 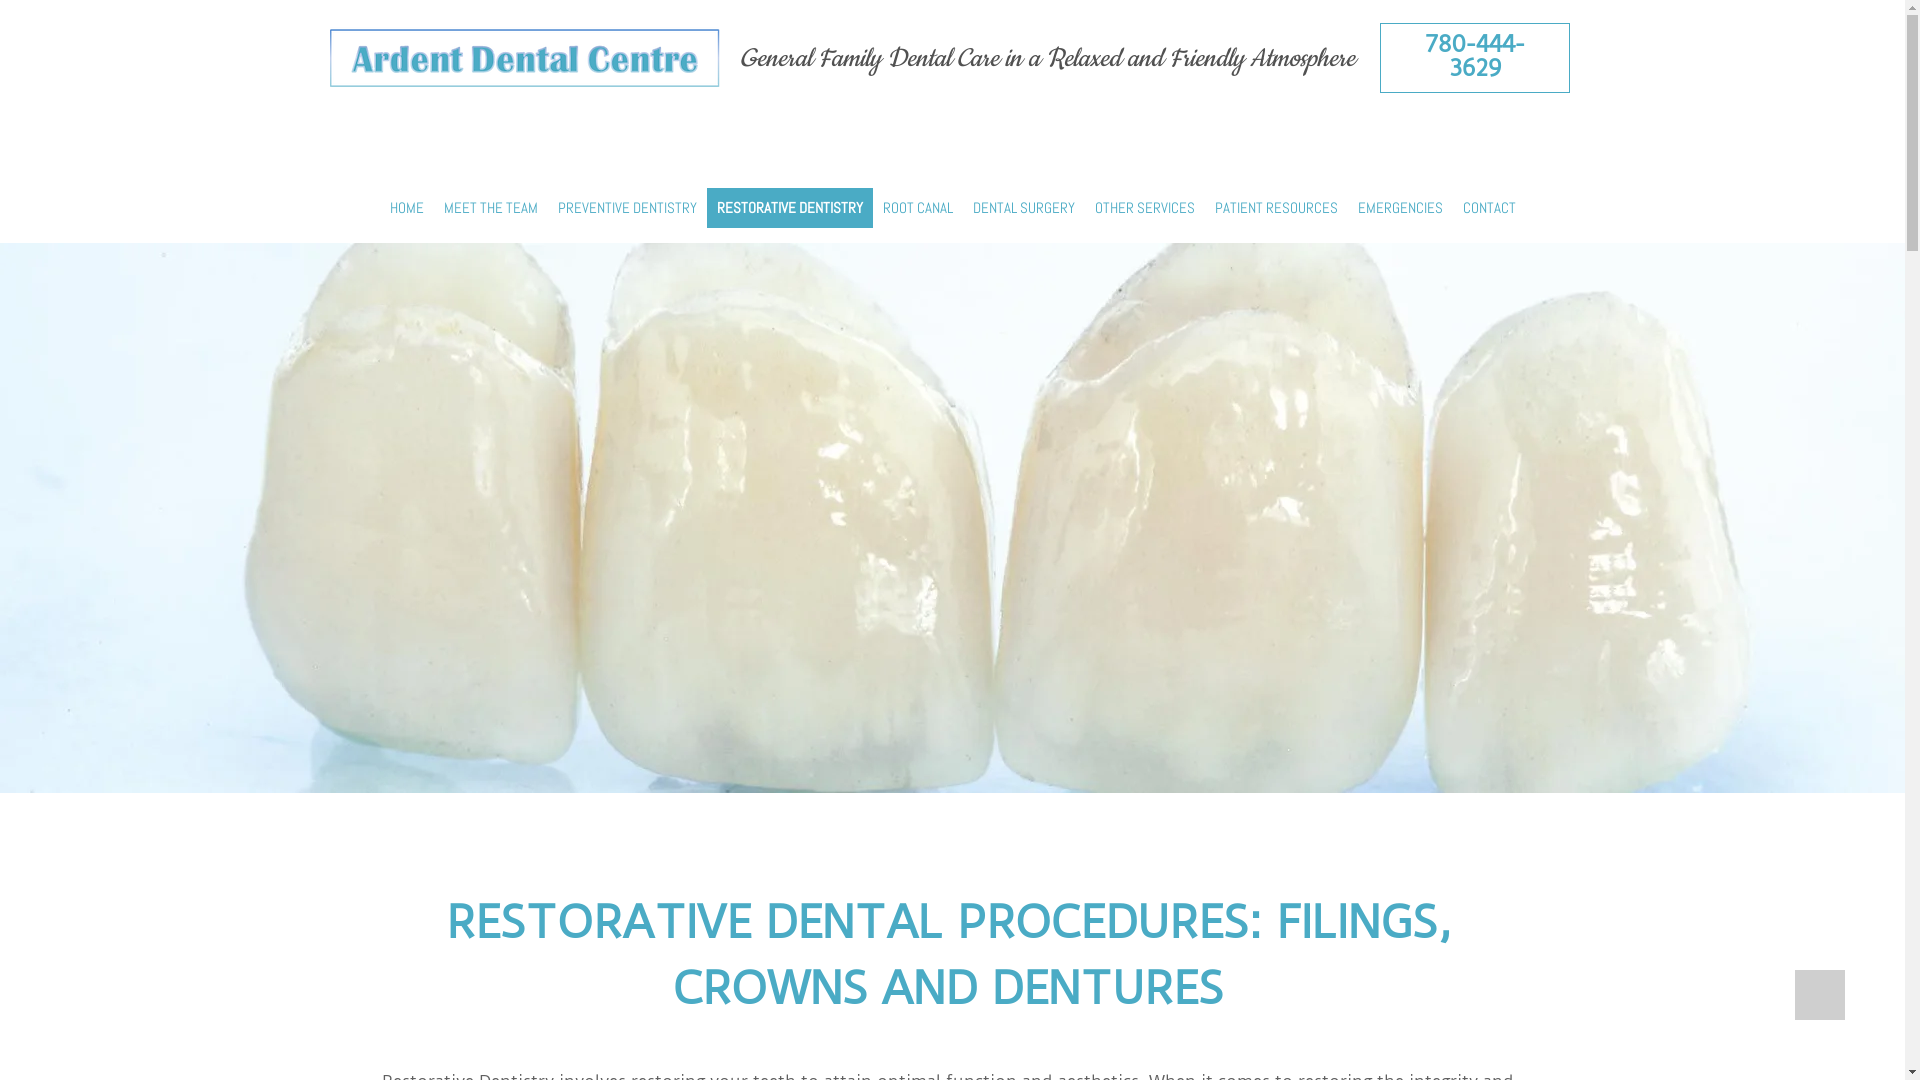 What do you see at coordinates (1022, 207) in the screenshot?
I see `'DENTAL SURGERY'` at bounding box center [1022, 207].